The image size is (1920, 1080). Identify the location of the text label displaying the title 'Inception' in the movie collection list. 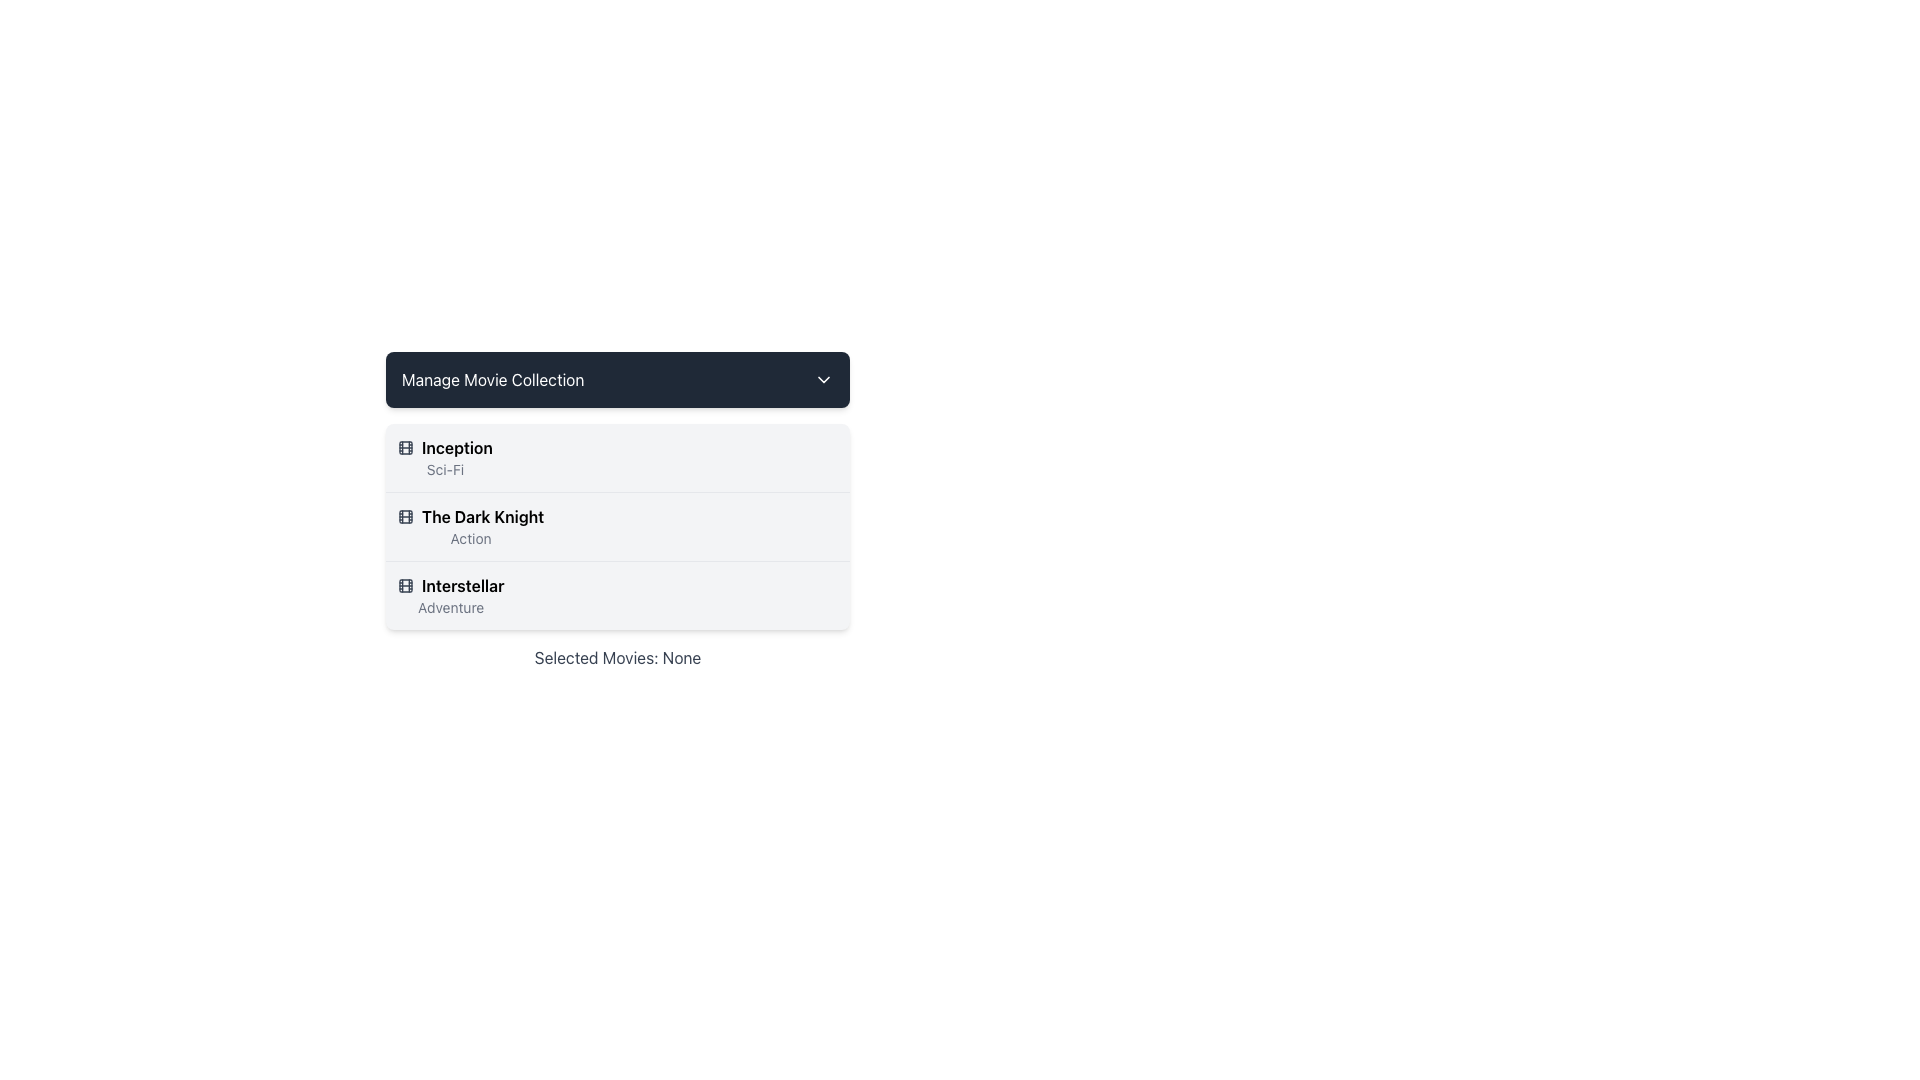
(444, 446).